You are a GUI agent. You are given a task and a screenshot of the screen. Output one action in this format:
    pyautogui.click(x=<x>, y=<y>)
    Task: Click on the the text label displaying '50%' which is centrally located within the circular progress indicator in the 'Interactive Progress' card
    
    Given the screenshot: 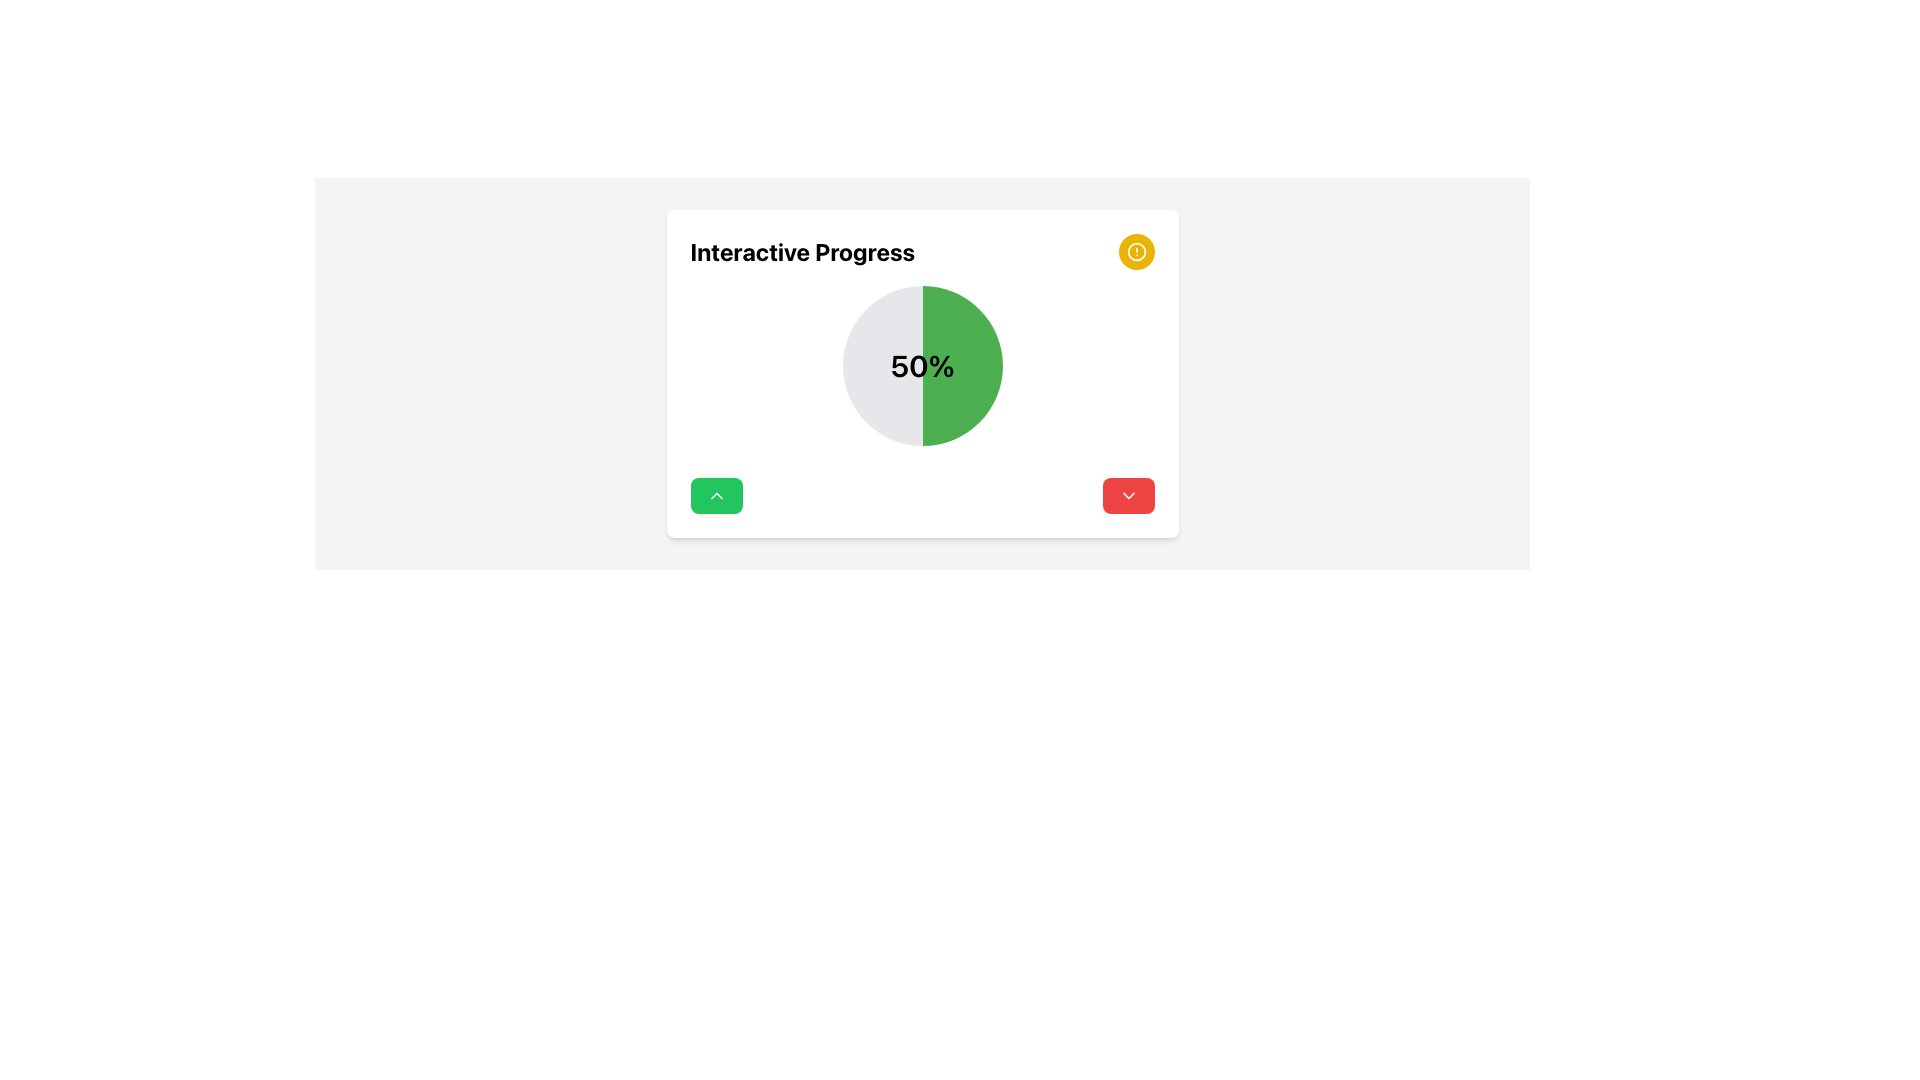 What is the action you would take?
    pyautogui.click(x=921, y=366)
    